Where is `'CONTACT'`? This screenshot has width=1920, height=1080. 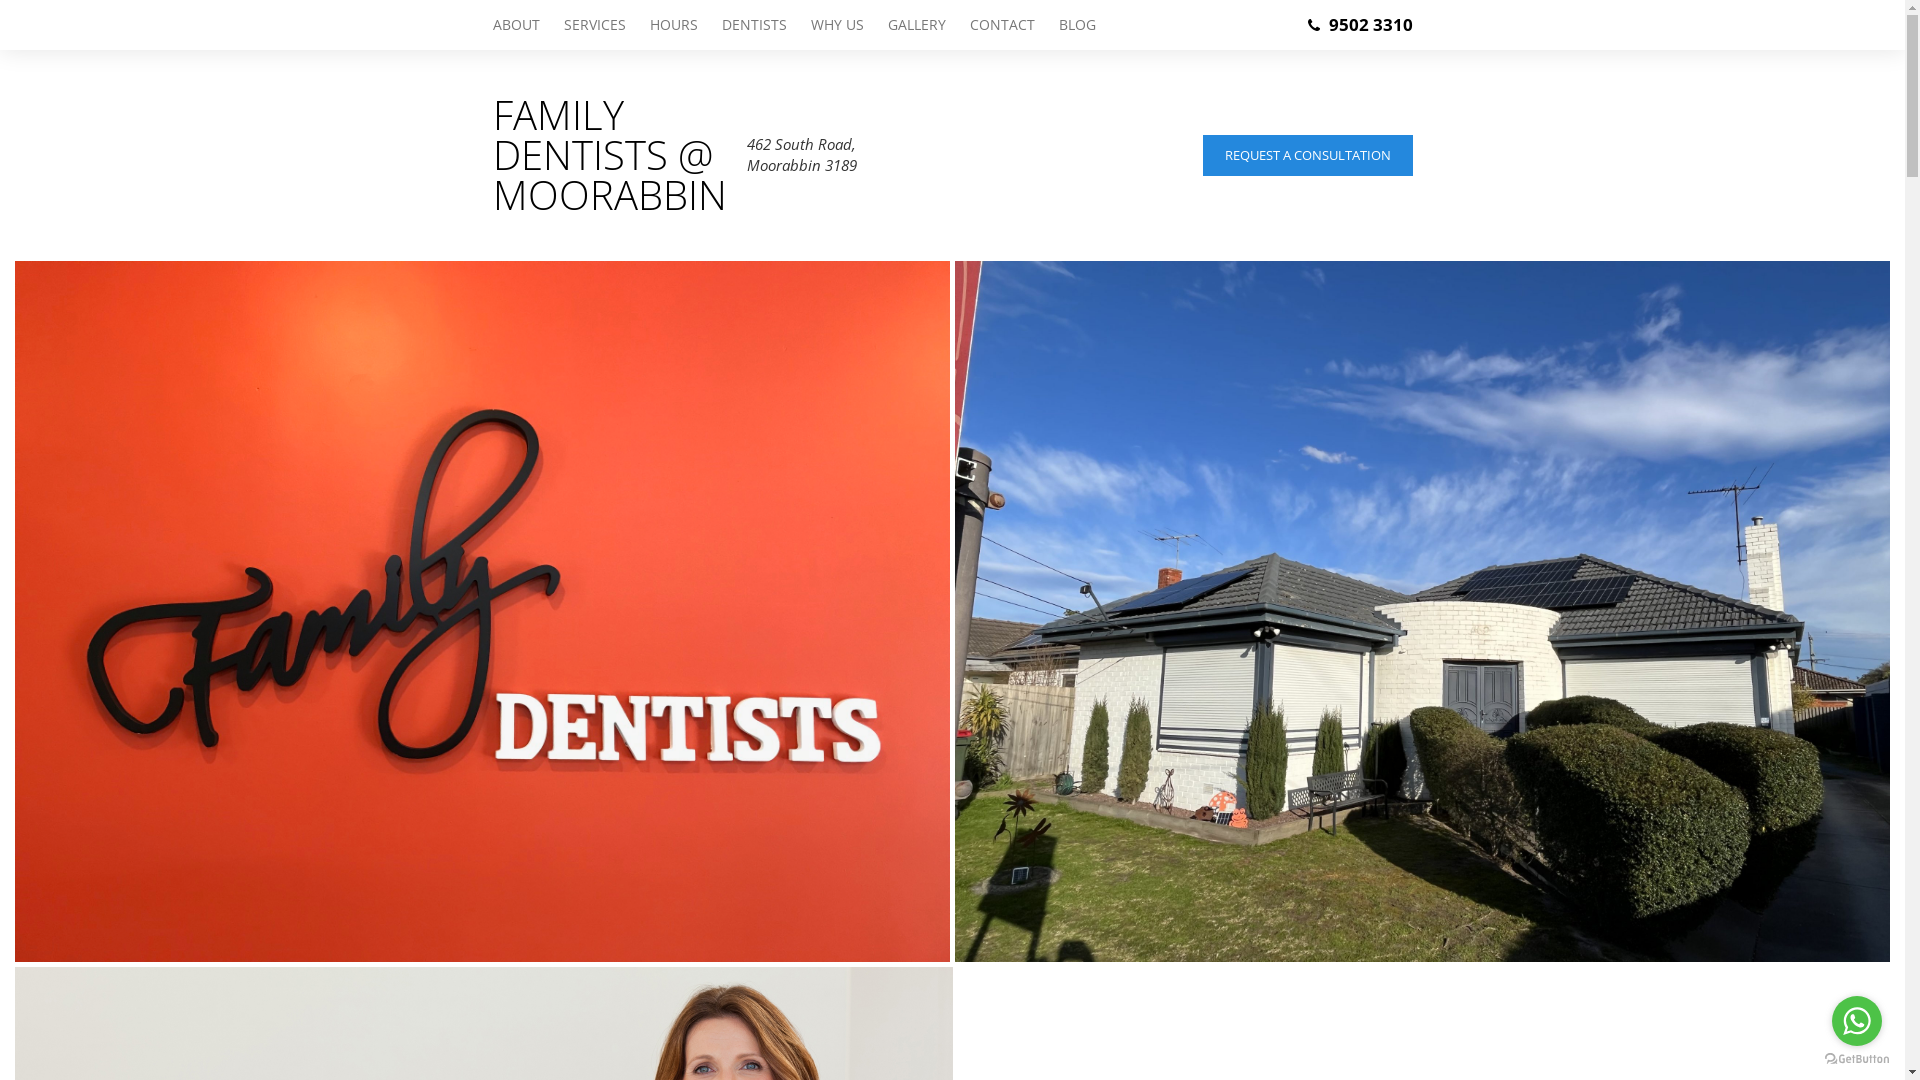 'CONTACT' is located at coordinates (1002, 24).